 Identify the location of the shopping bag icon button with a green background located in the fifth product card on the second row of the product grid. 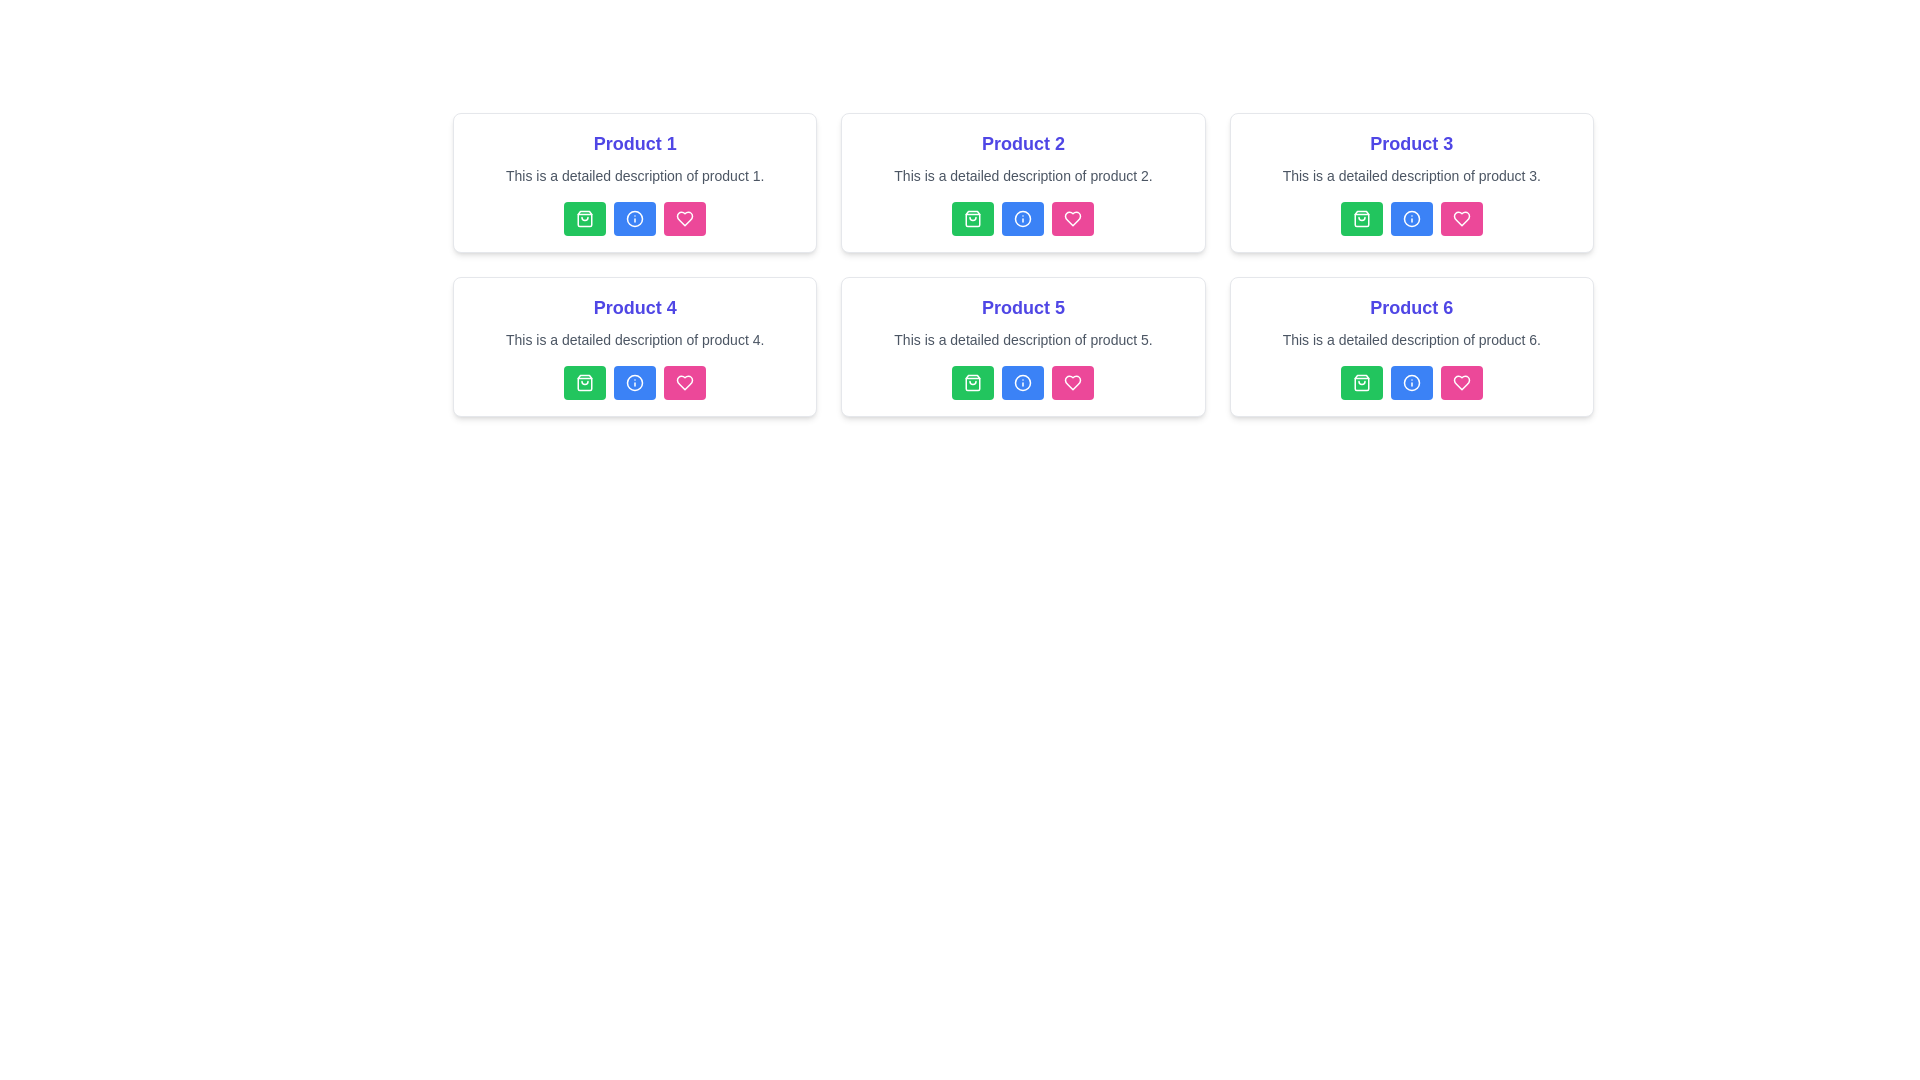
(973, 382).